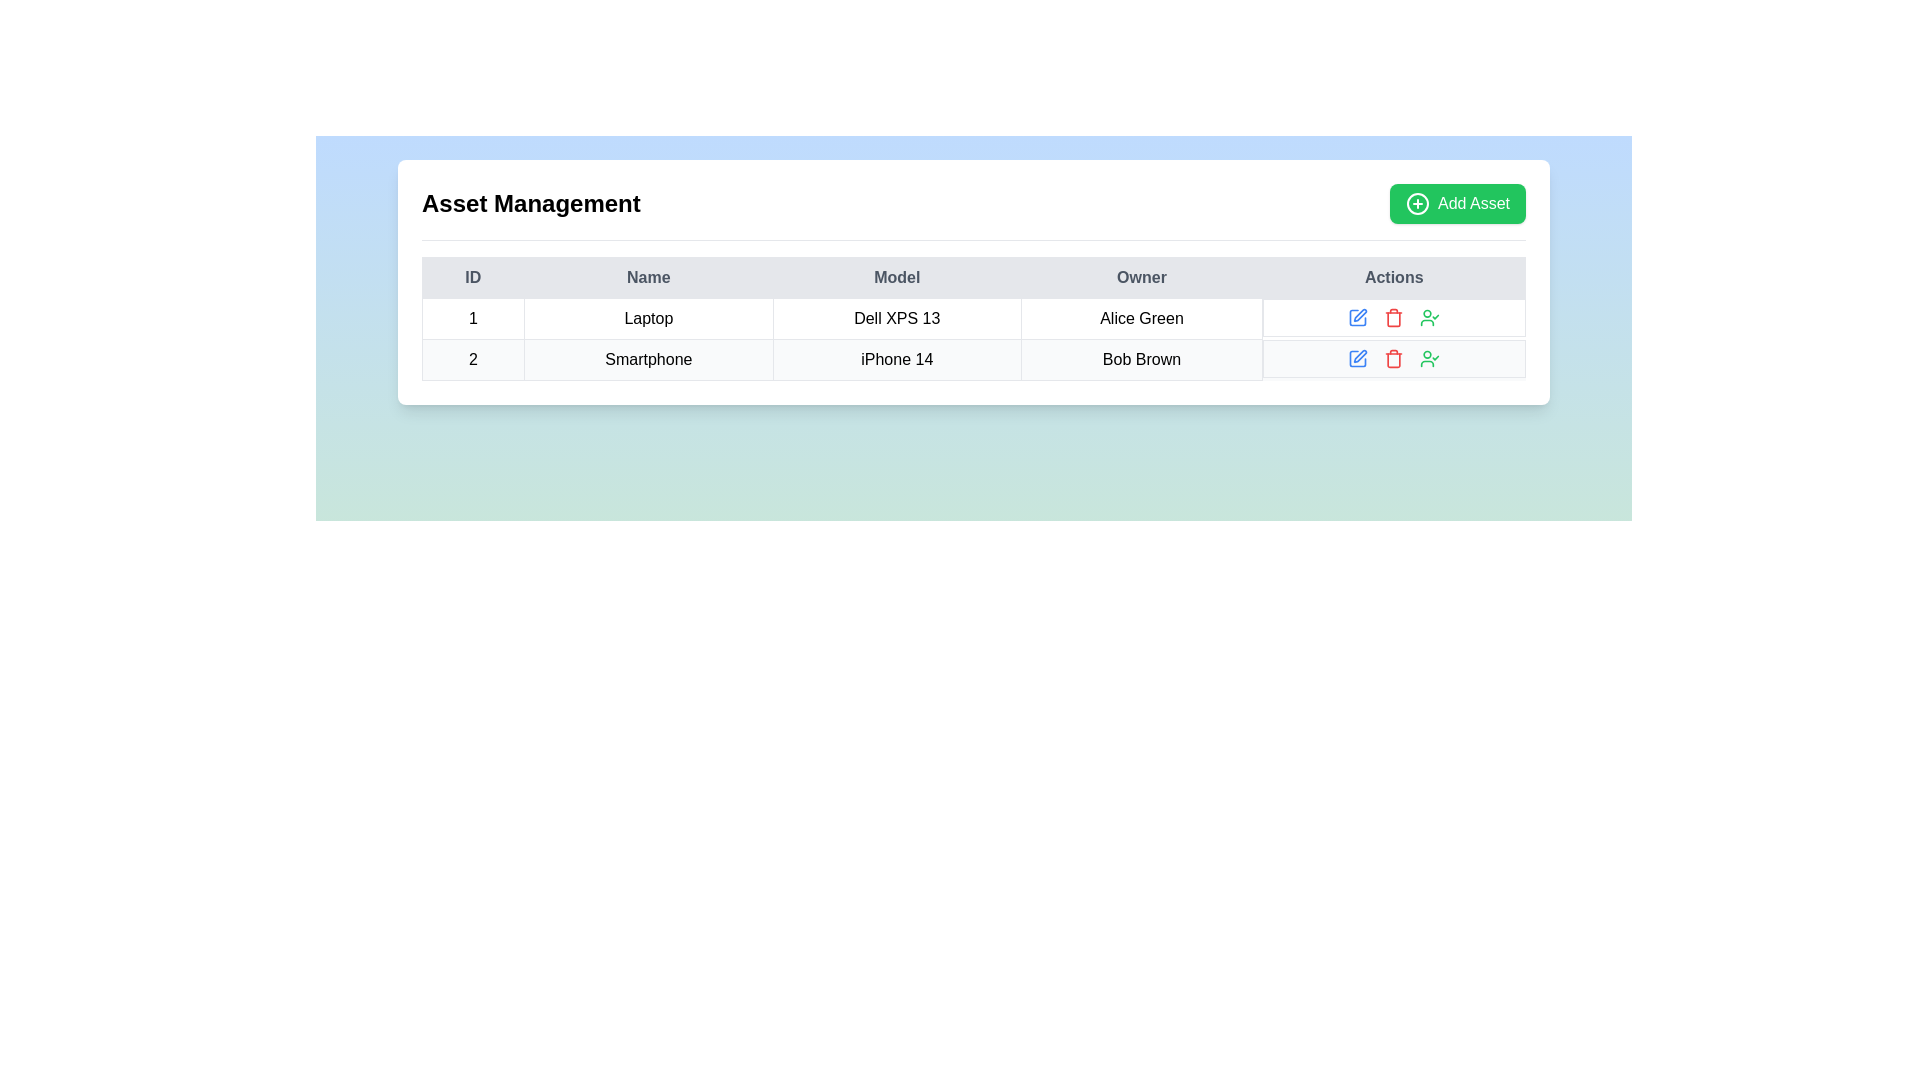 The image size is (1920, 1080). I want to click on the label containing the text 'Smartphone', which is located in the second row of a grid under the 'Name' column, so click(648, 358).